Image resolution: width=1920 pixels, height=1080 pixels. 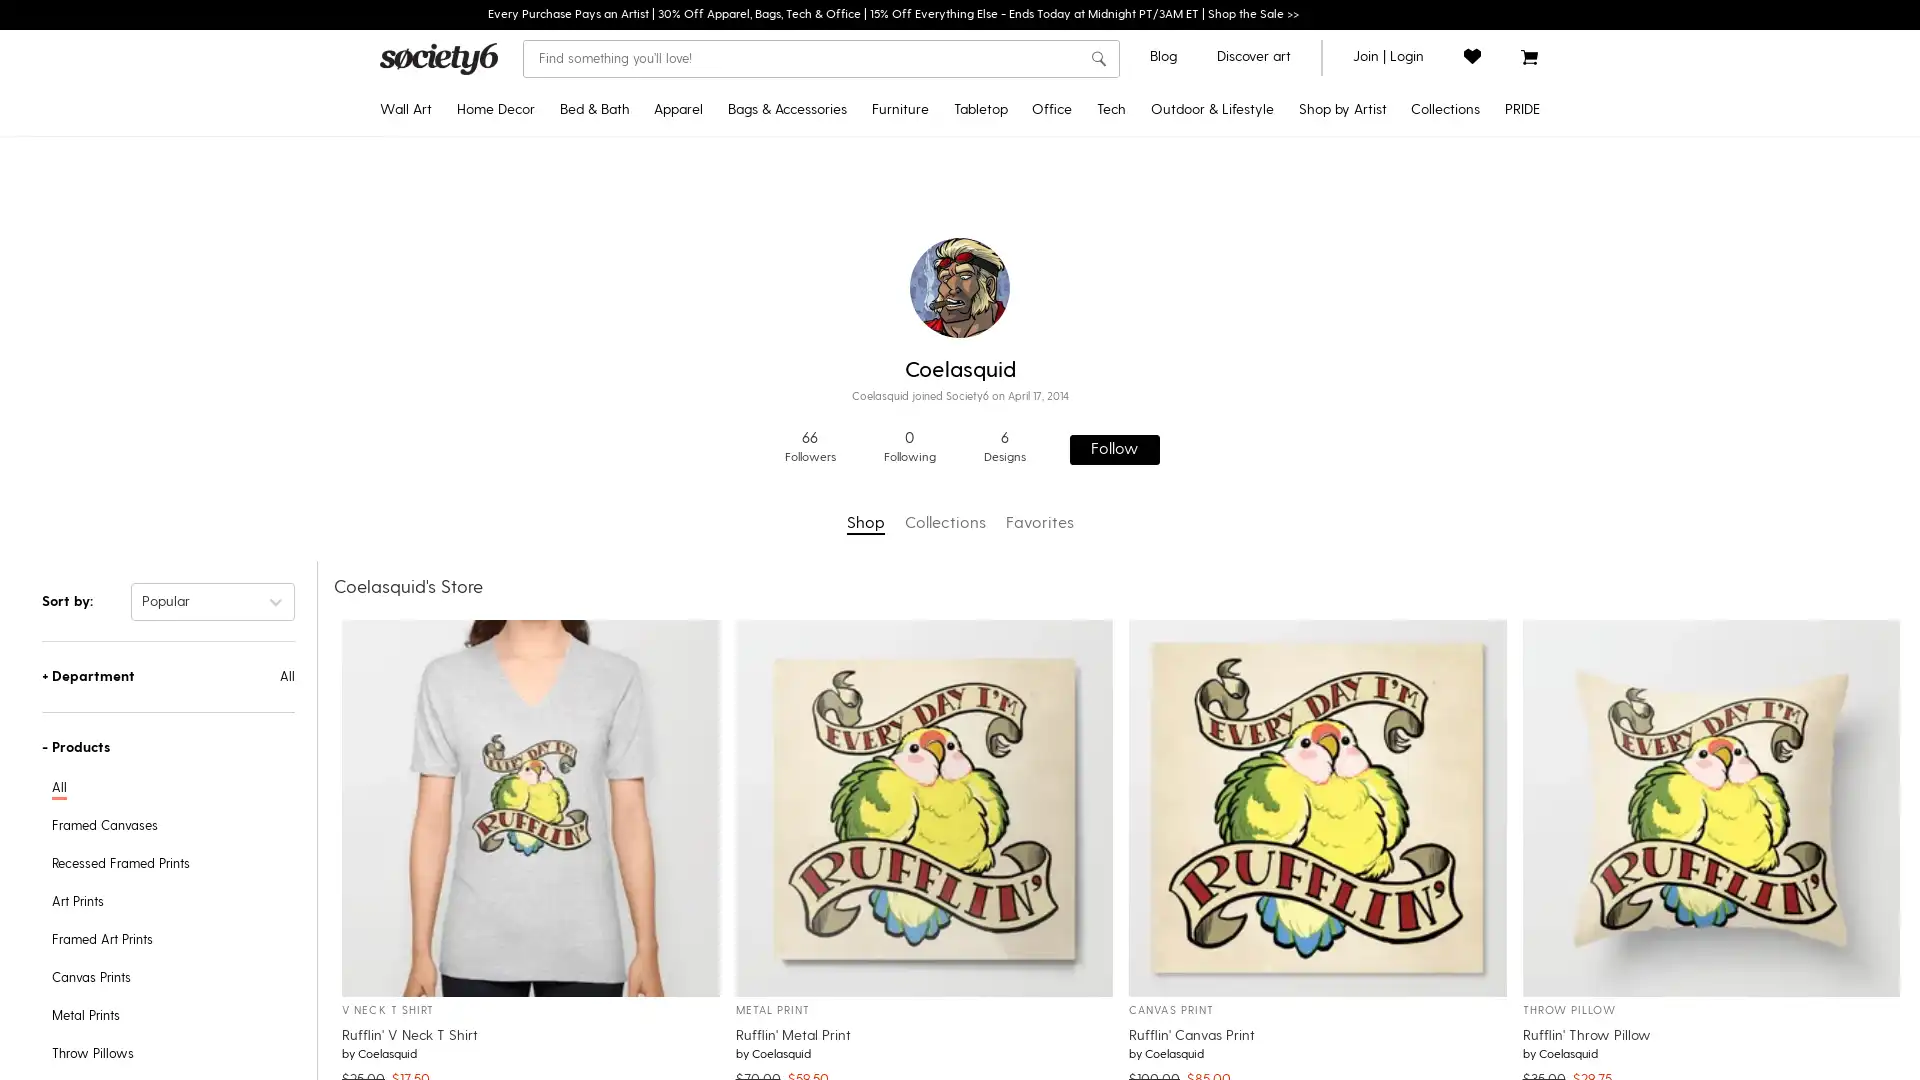 I want to click on Inspired by Matisse, so click(x=1371, y=386).